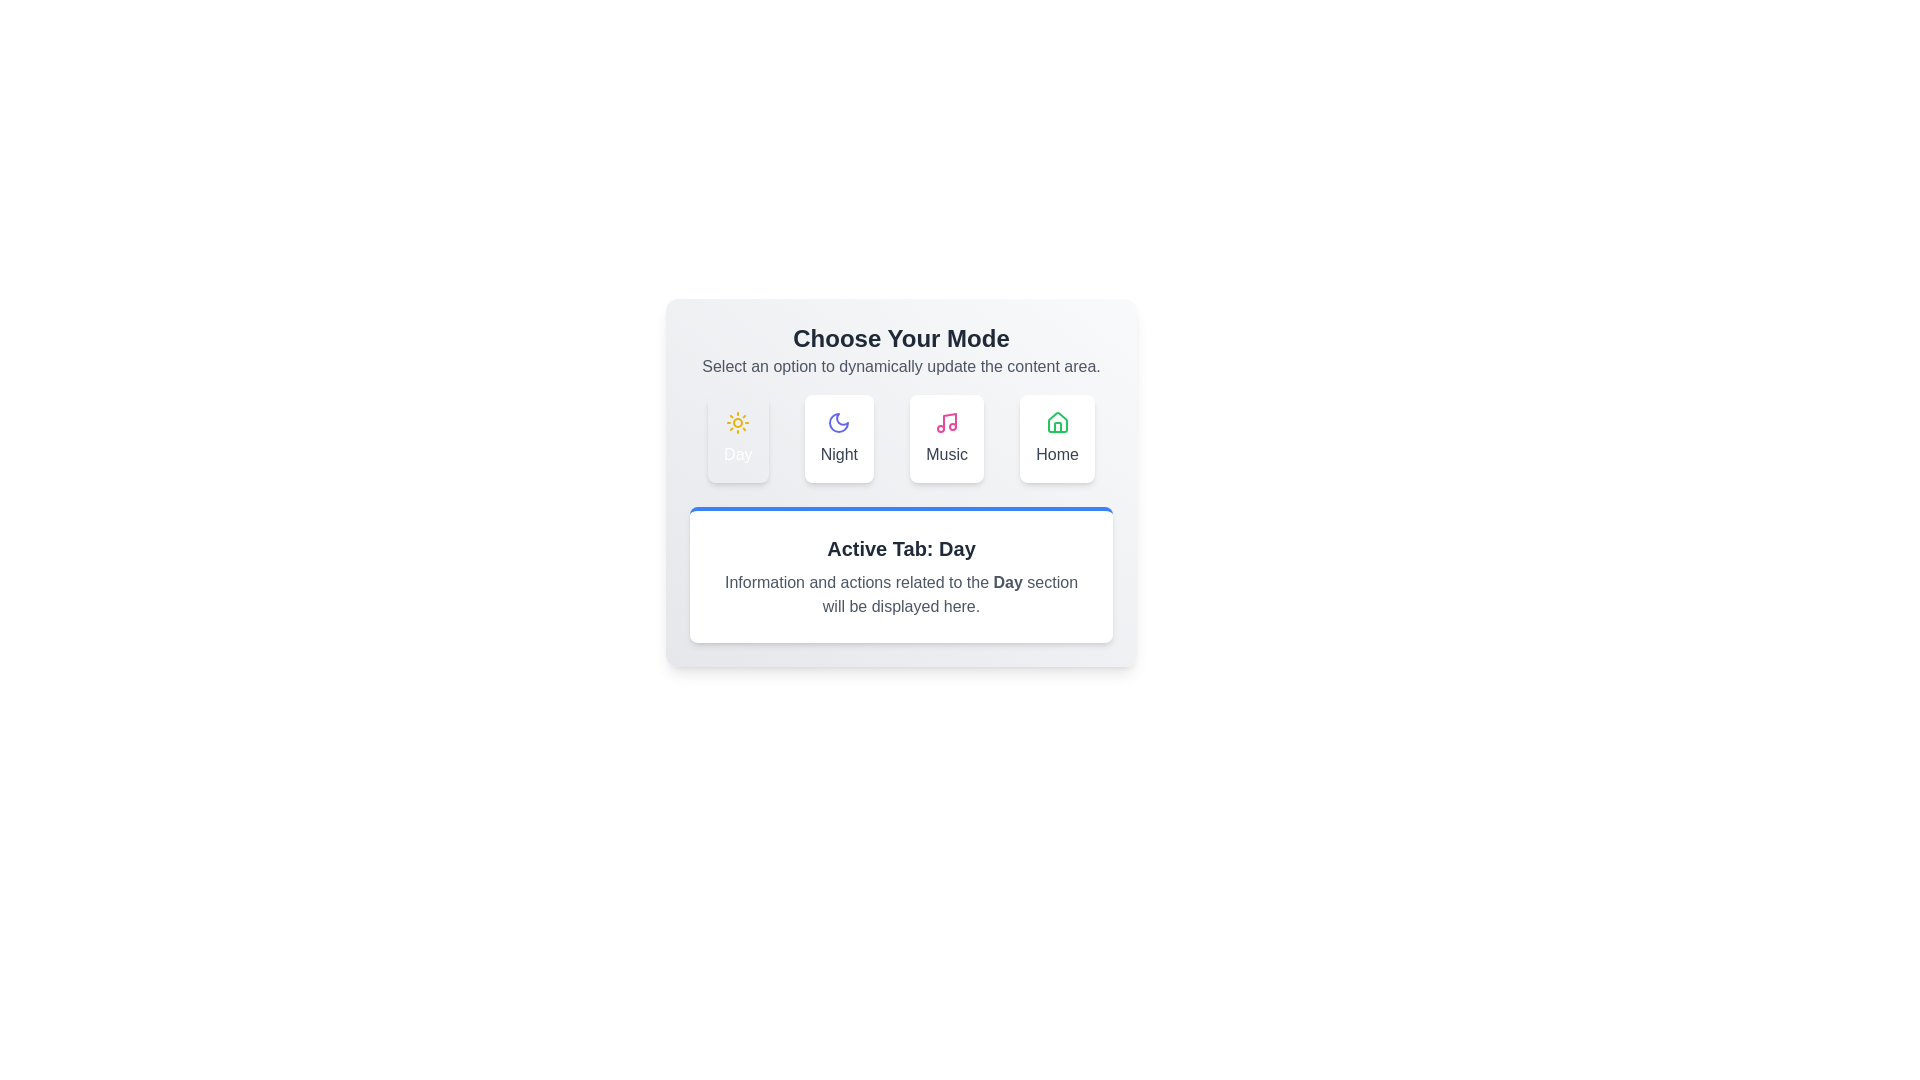 The height and width of the screenshot is (1080, 1920). What do you see at coordinates (839, 422) in the screenshot?
I see `the crescent moon-shaped icon in blue, which represents nighttime mode, located inside the 'Night' button beneath the 'Choose Your Mode' heading` at bounding box center [839, 422].